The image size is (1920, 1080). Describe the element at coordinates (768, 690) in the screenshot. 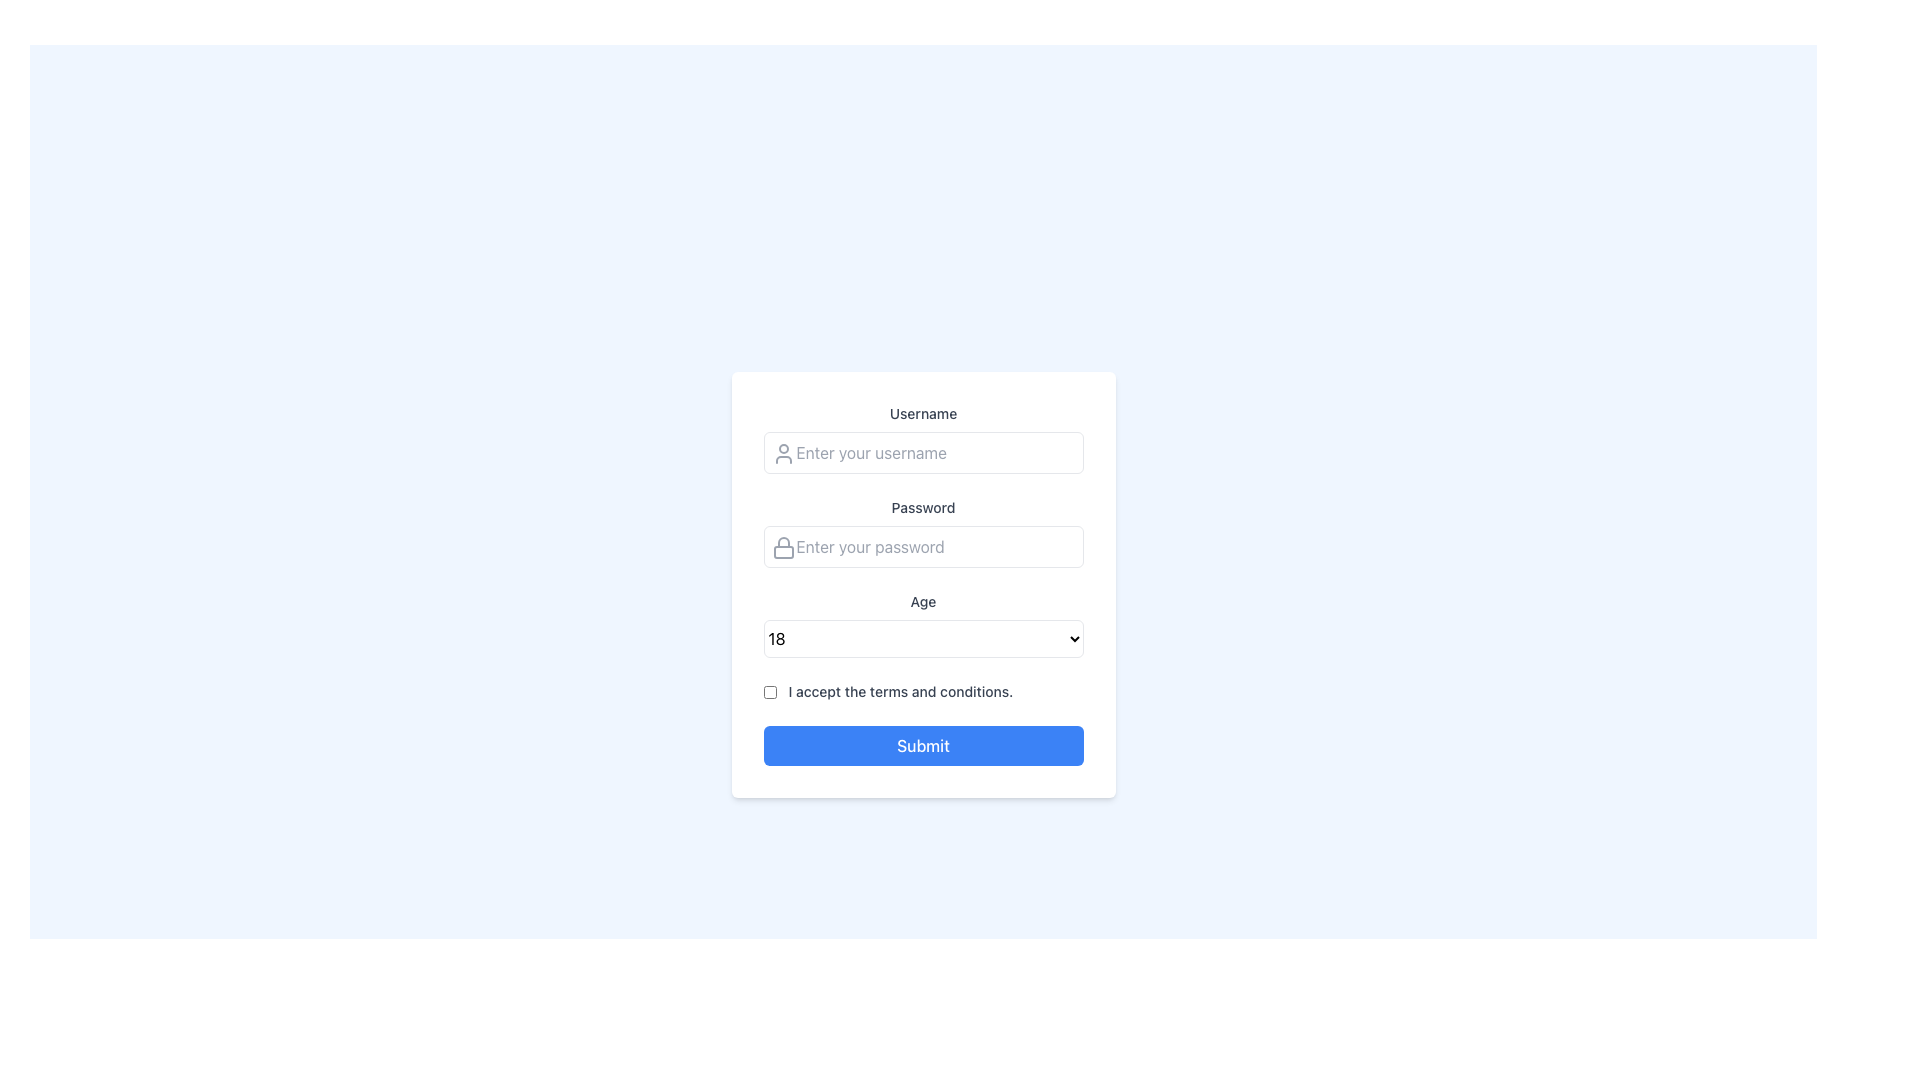

I see `the checkbox with a white background and red border located to the left of the label 'I accept the terms and conditions'` at that location.